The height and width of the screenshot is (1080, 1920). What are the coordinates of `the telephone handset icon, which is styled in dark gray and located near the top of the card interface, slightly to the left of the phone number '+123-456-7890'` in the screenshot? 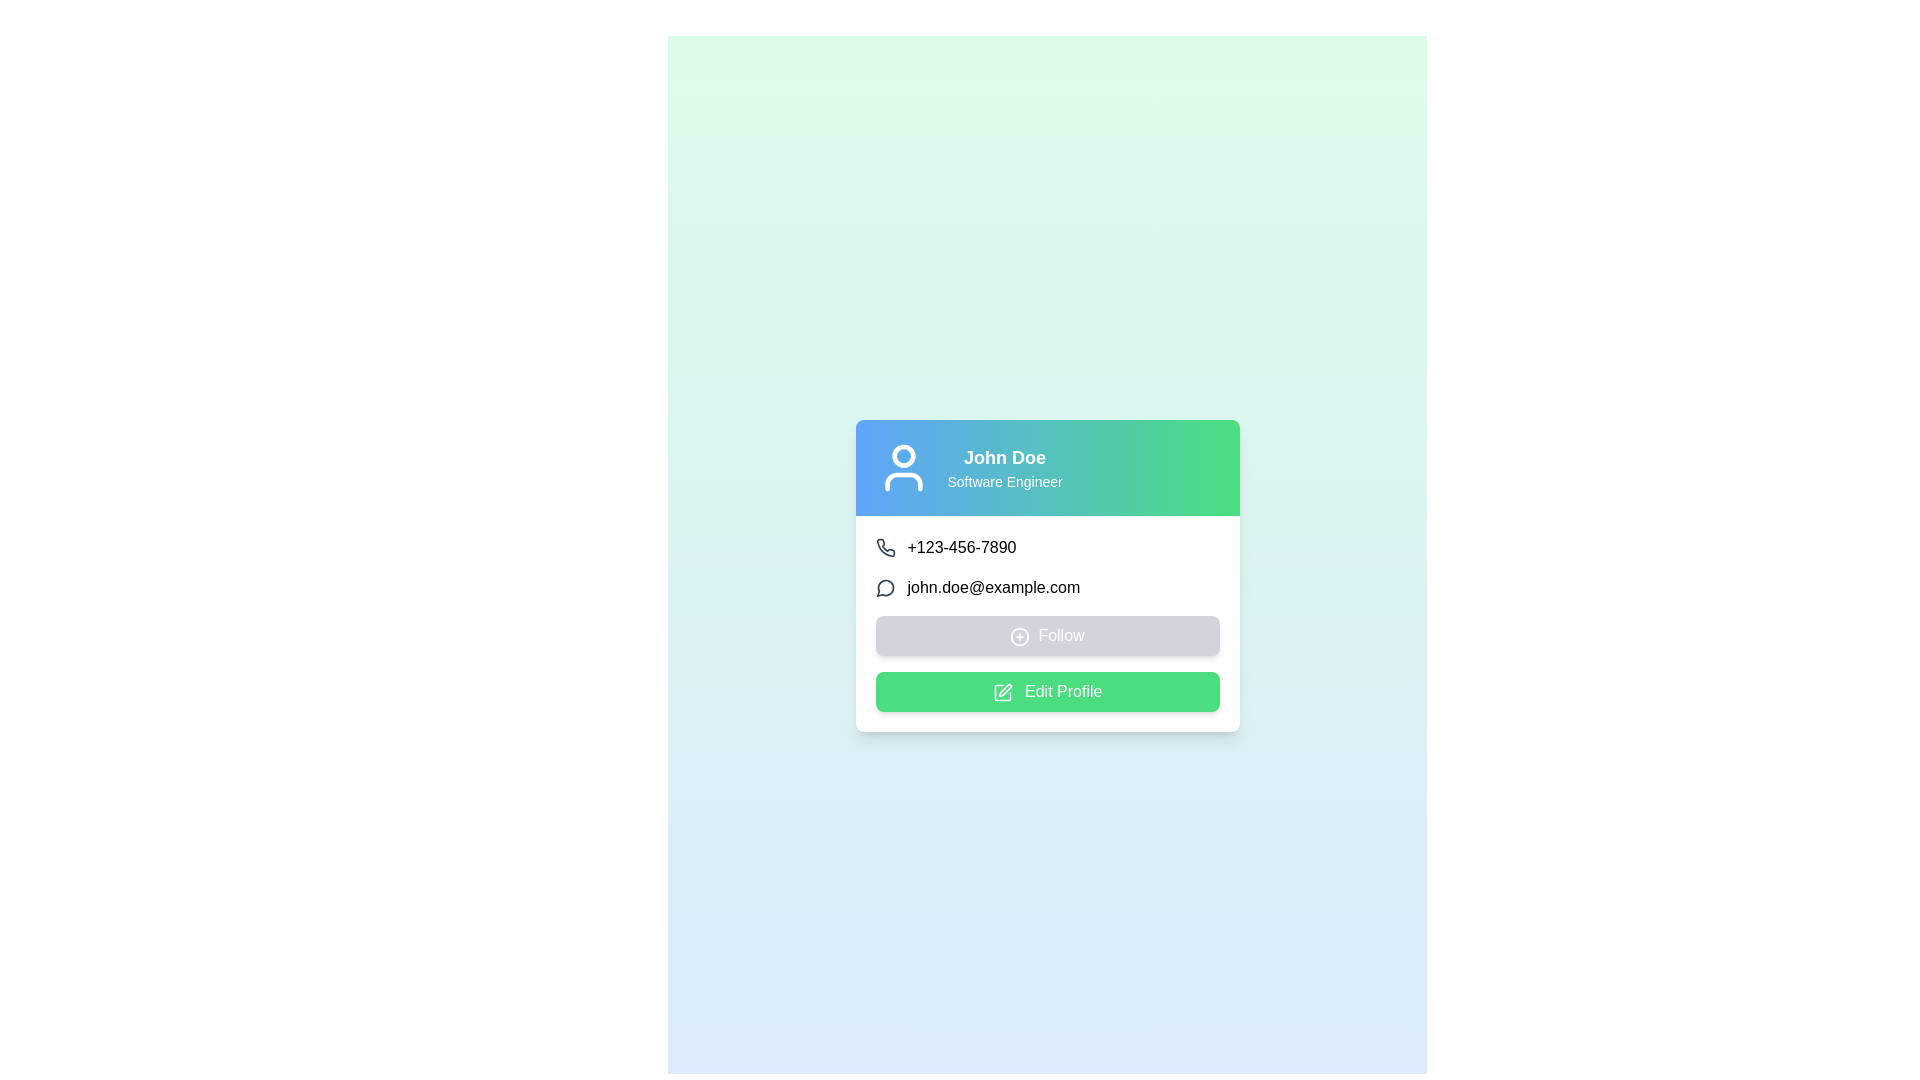 It's located at (884, 547).